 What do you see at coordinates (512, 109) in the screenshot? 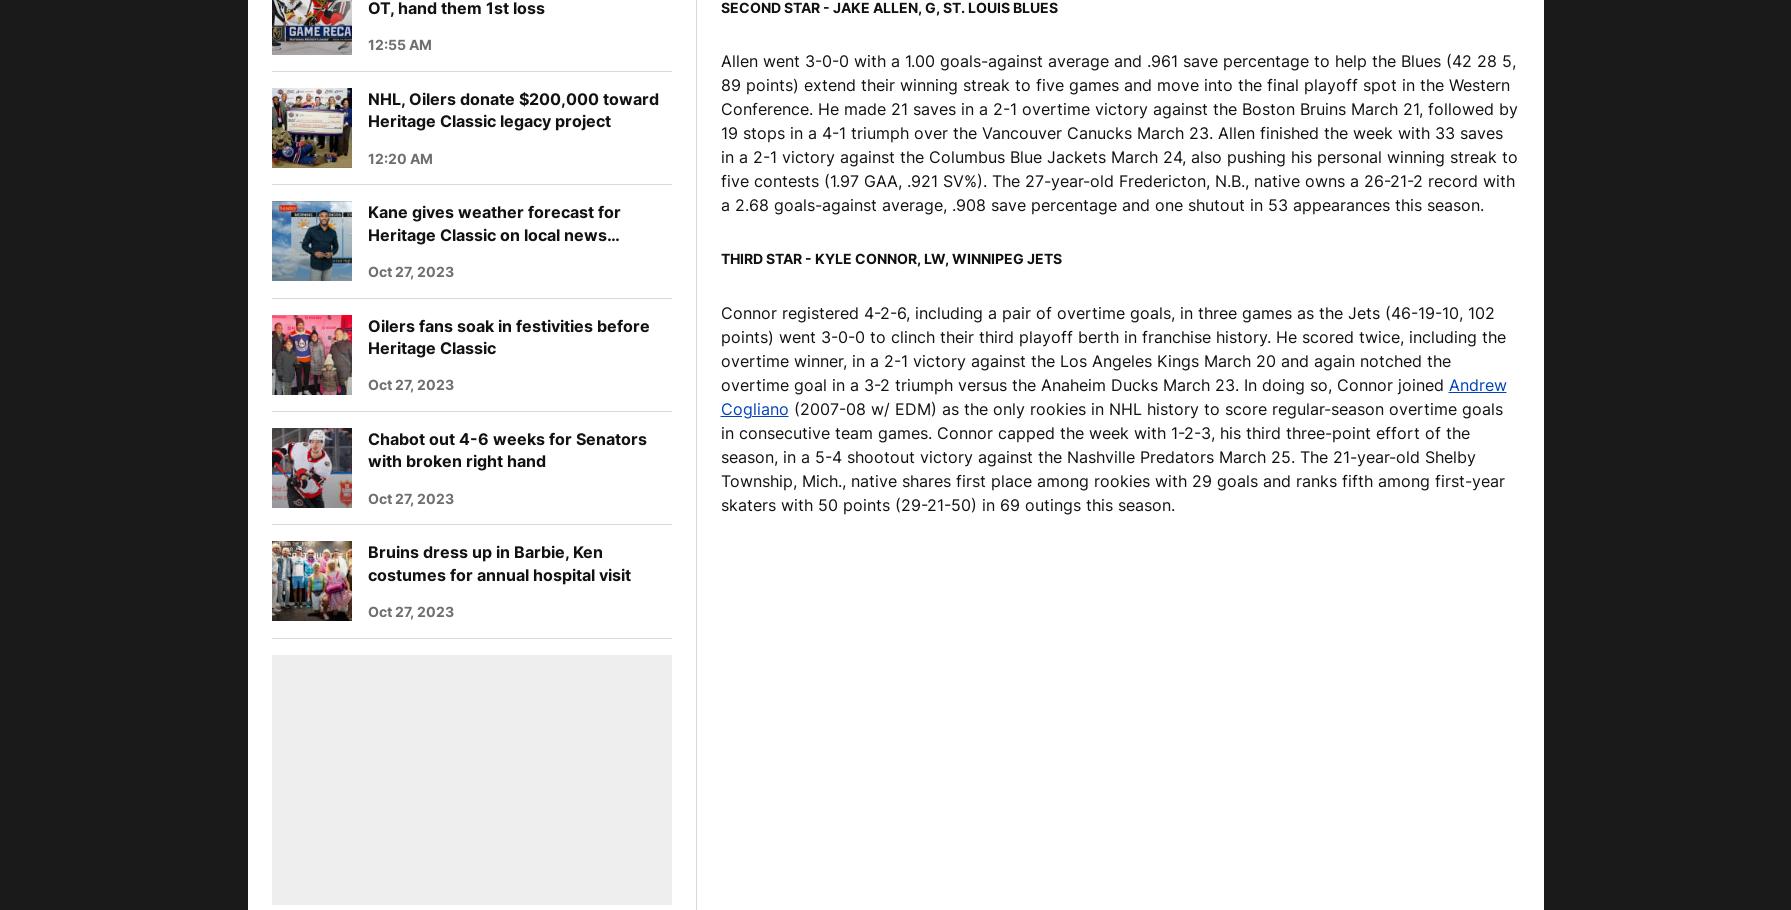
I see `'NHL, Oilers donate $200,000 toward Heritage Classic legacy project'` at bounding box center [512, 109].